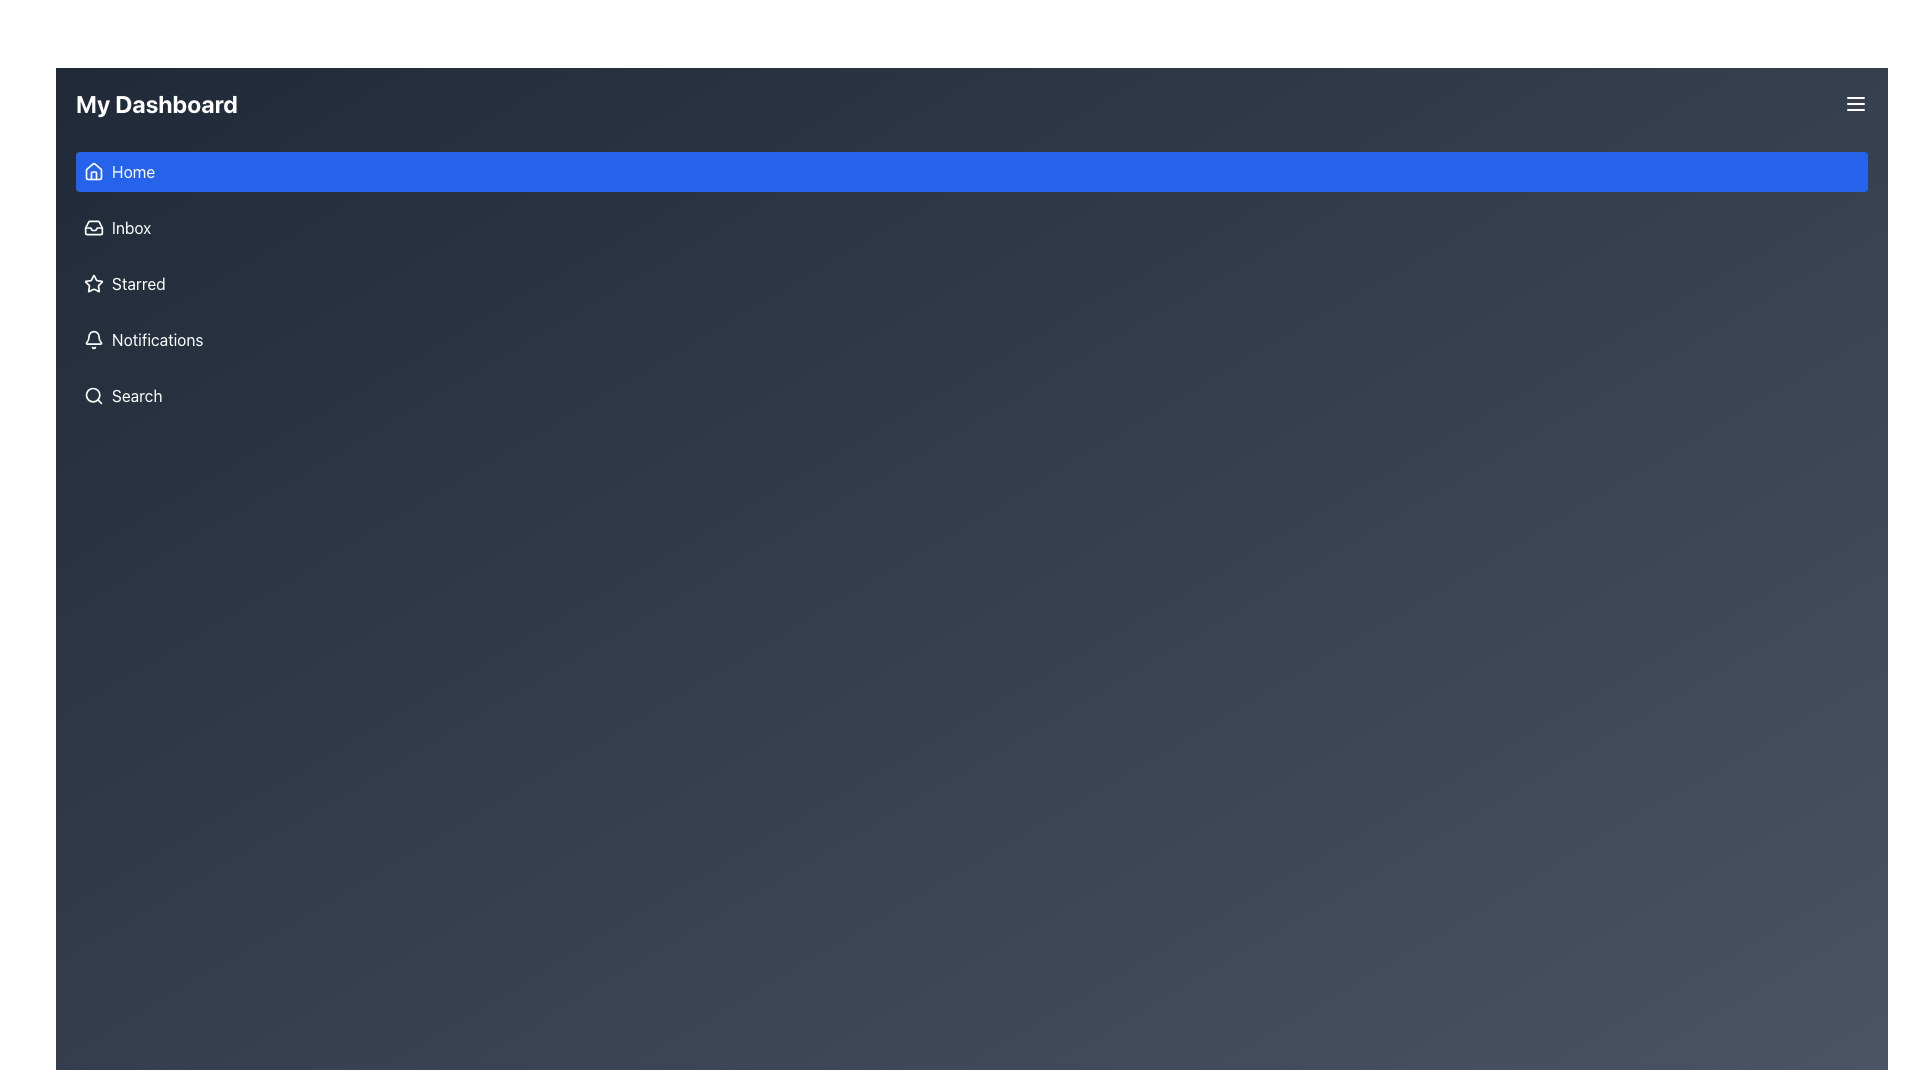 The width and height of the screenshot is (1920, 1080). What do you see at coordinates (93, 283) in the screenshot?
I see `the hollow star icon located on the left panel of the dashboard, adjacent to the 'Starred' text label` at bounding box center [93, 283].